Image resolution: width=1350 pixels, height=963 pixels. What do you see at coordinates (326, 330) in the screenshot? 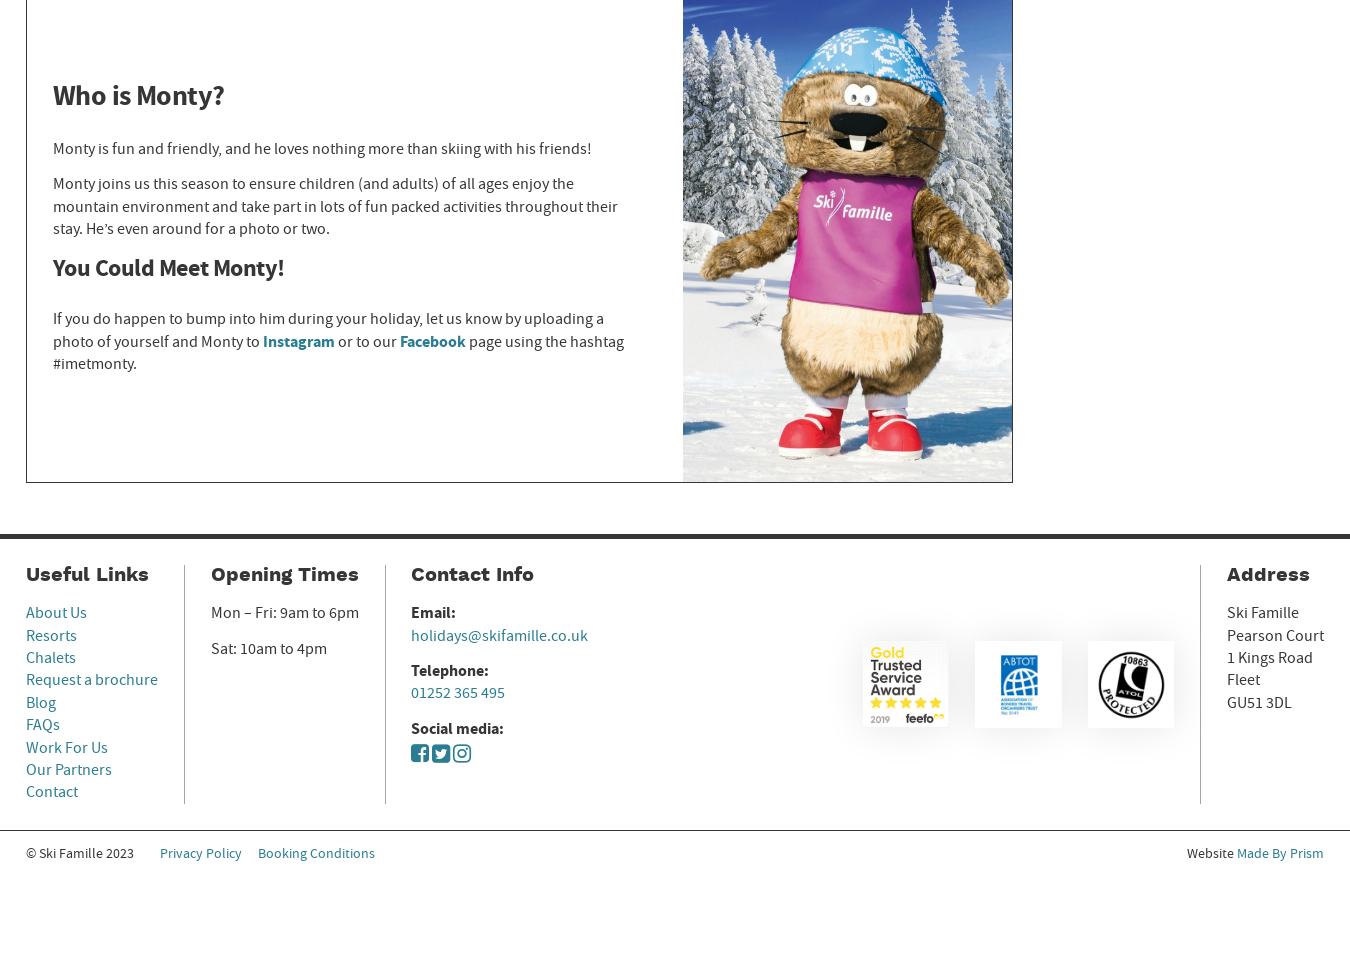
I see `'If you do happen to bump into him during your holiday, let us know by uploading a photo of yourself and Monty to'` at bounding box center [326, 330].